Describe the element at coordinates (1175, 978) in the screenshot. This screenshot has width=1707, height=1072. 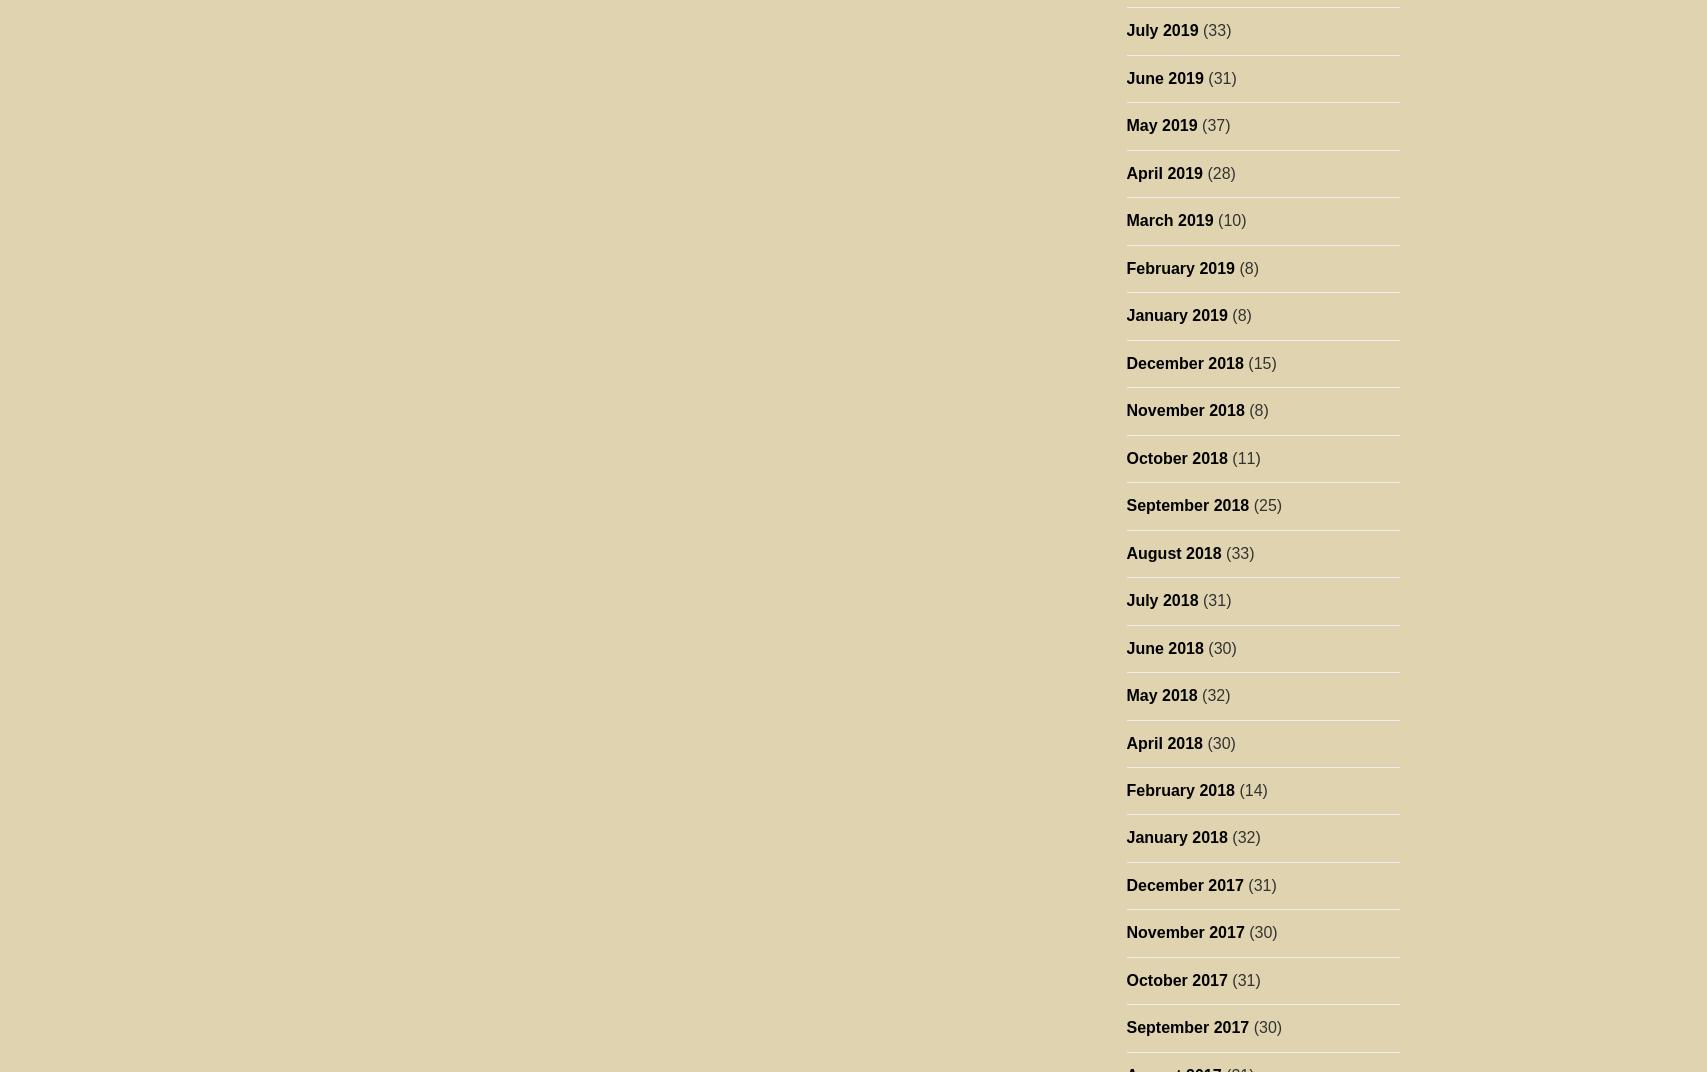
I see `'October 2017'` at that location.